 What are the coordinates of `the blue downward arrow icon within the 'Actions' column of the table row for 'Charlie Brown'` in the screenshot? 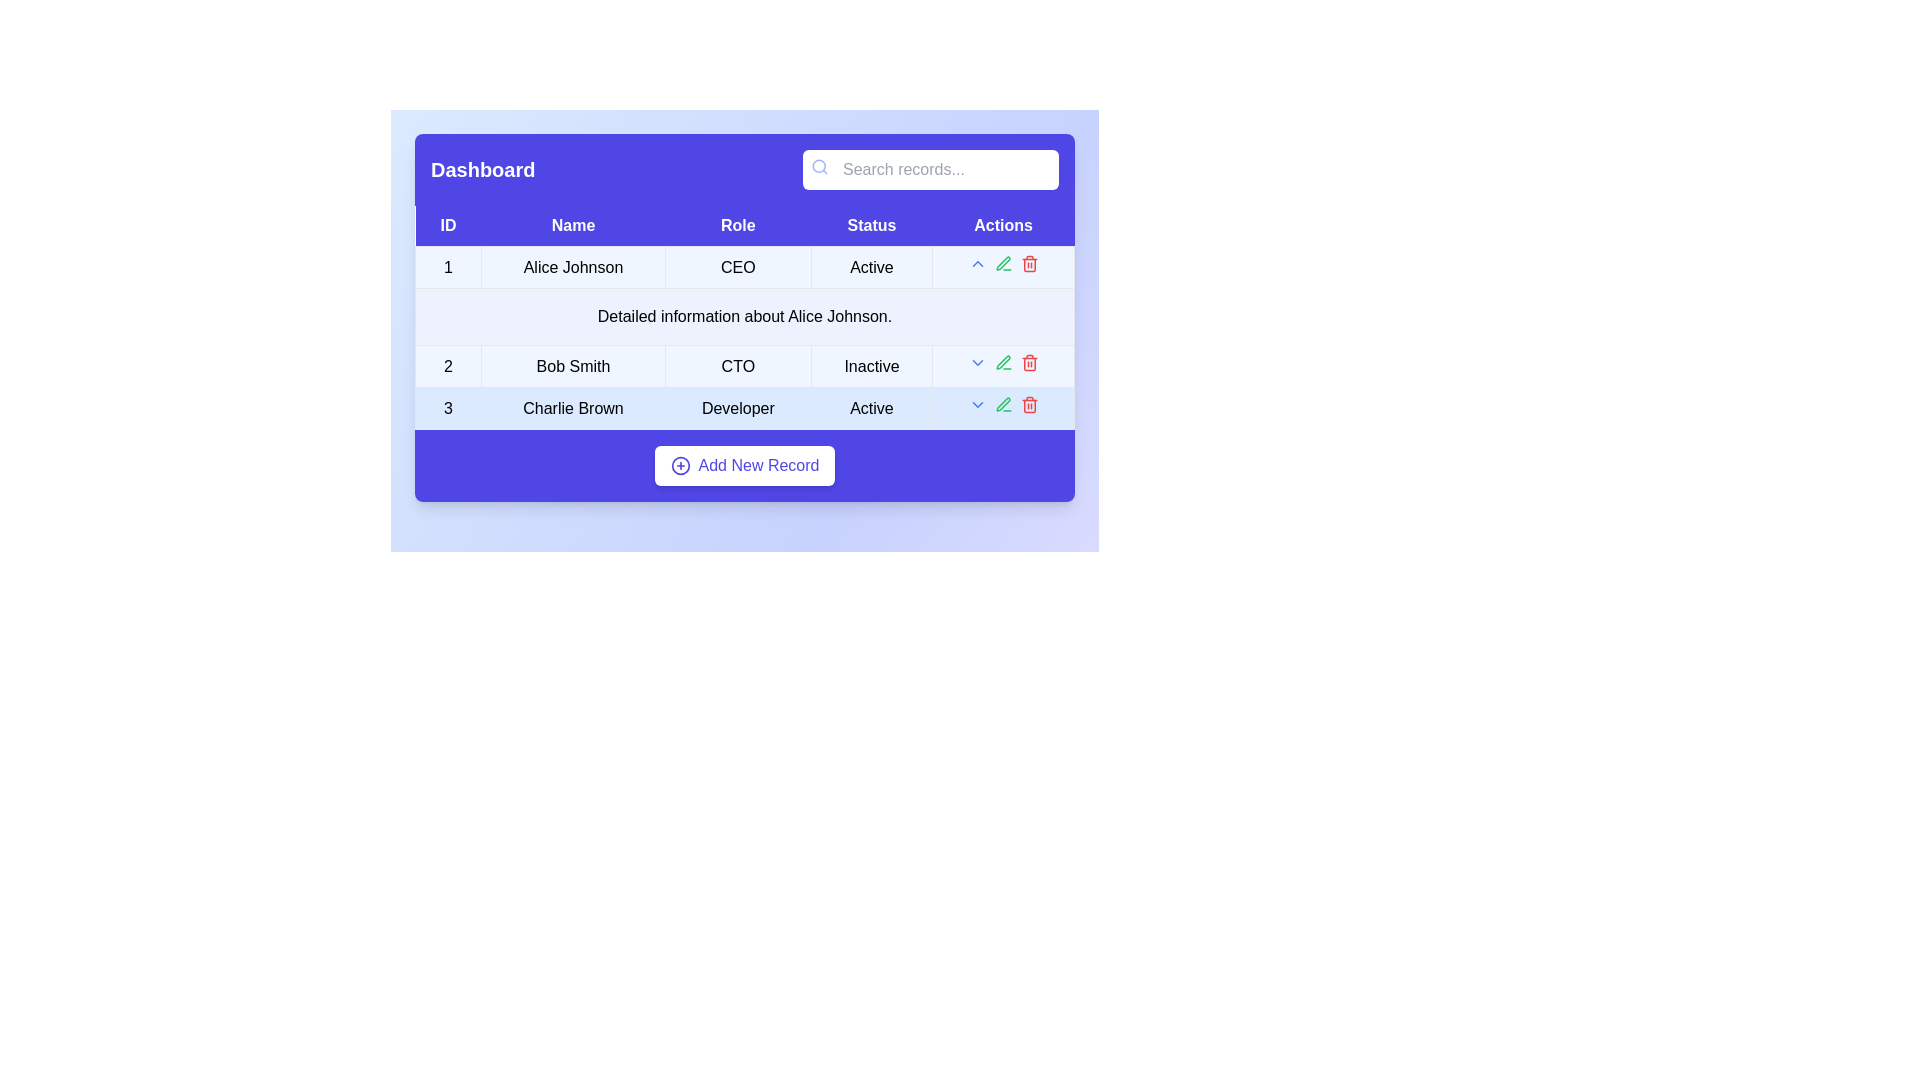 It's located at (1003, 407).